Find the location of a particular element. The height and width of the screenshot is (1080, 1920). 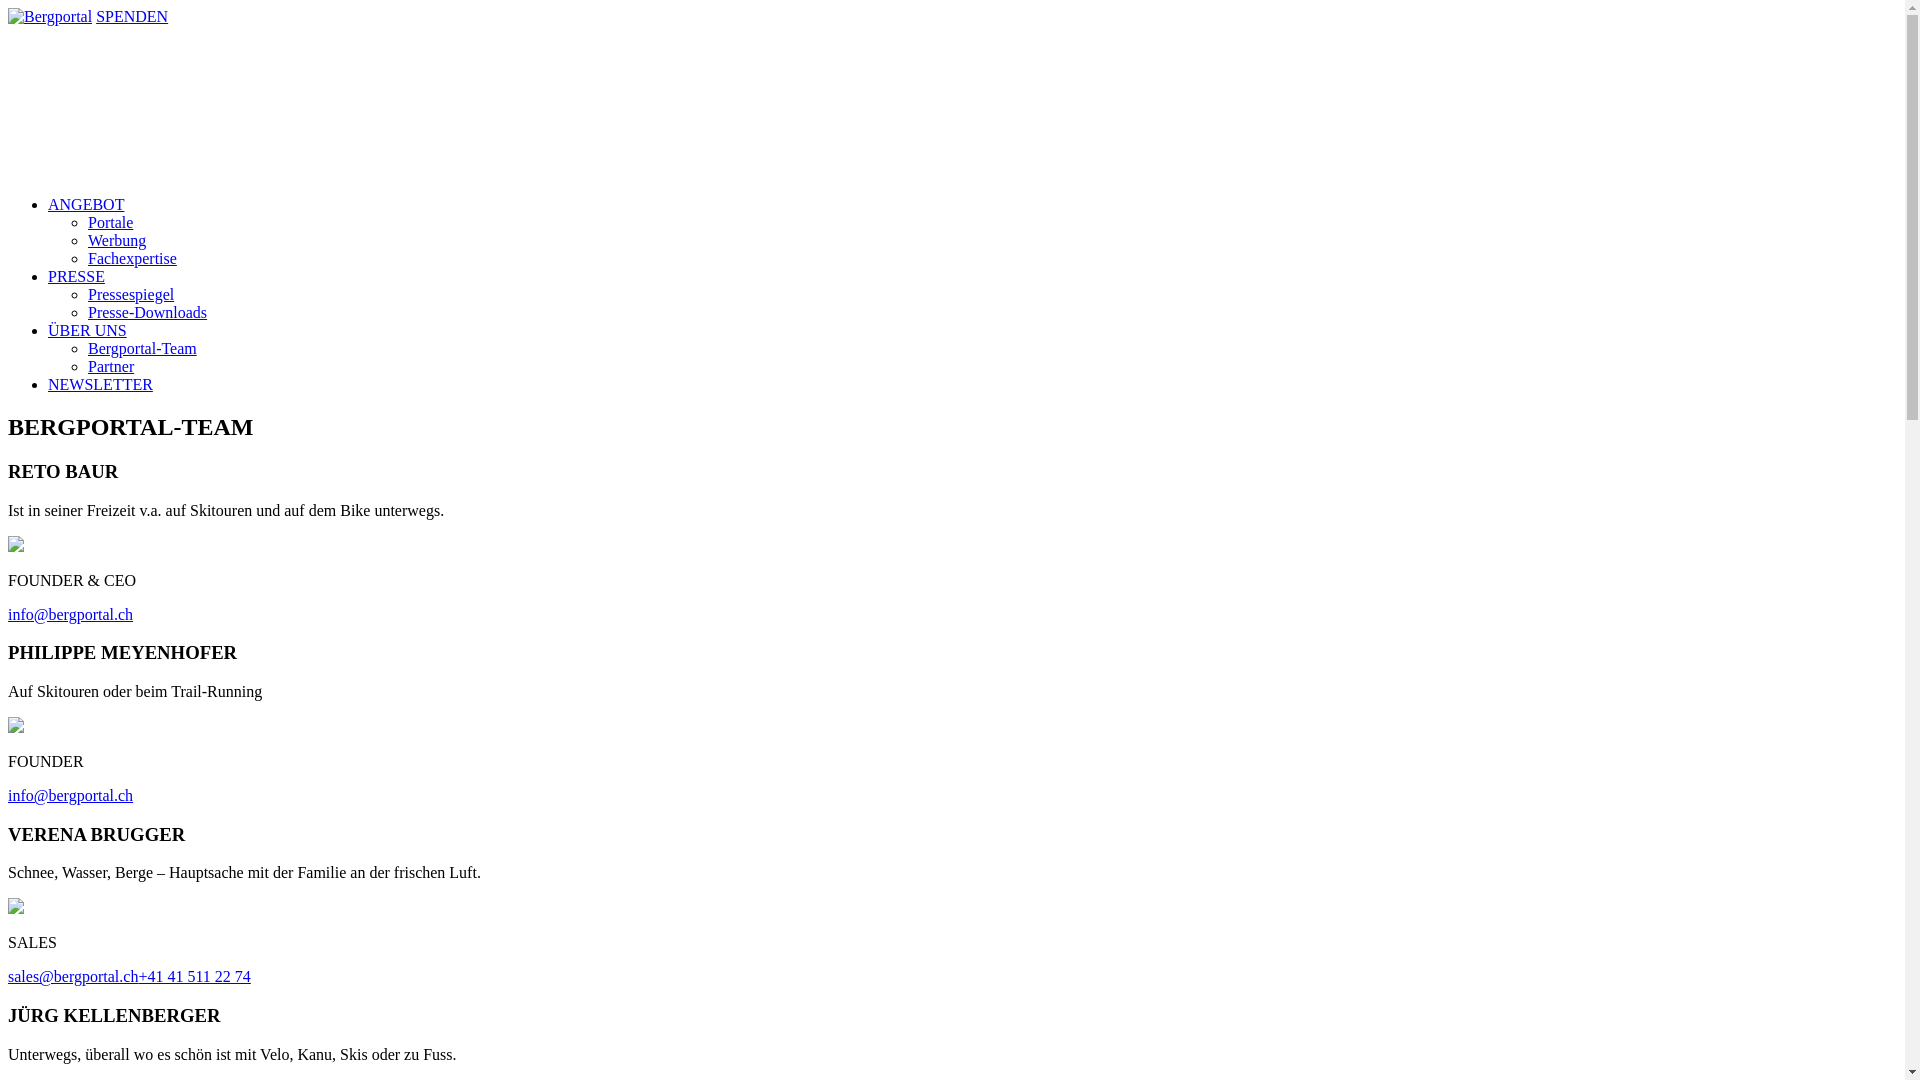

'Presse-Downloads' is located at coordinates (86, 312).